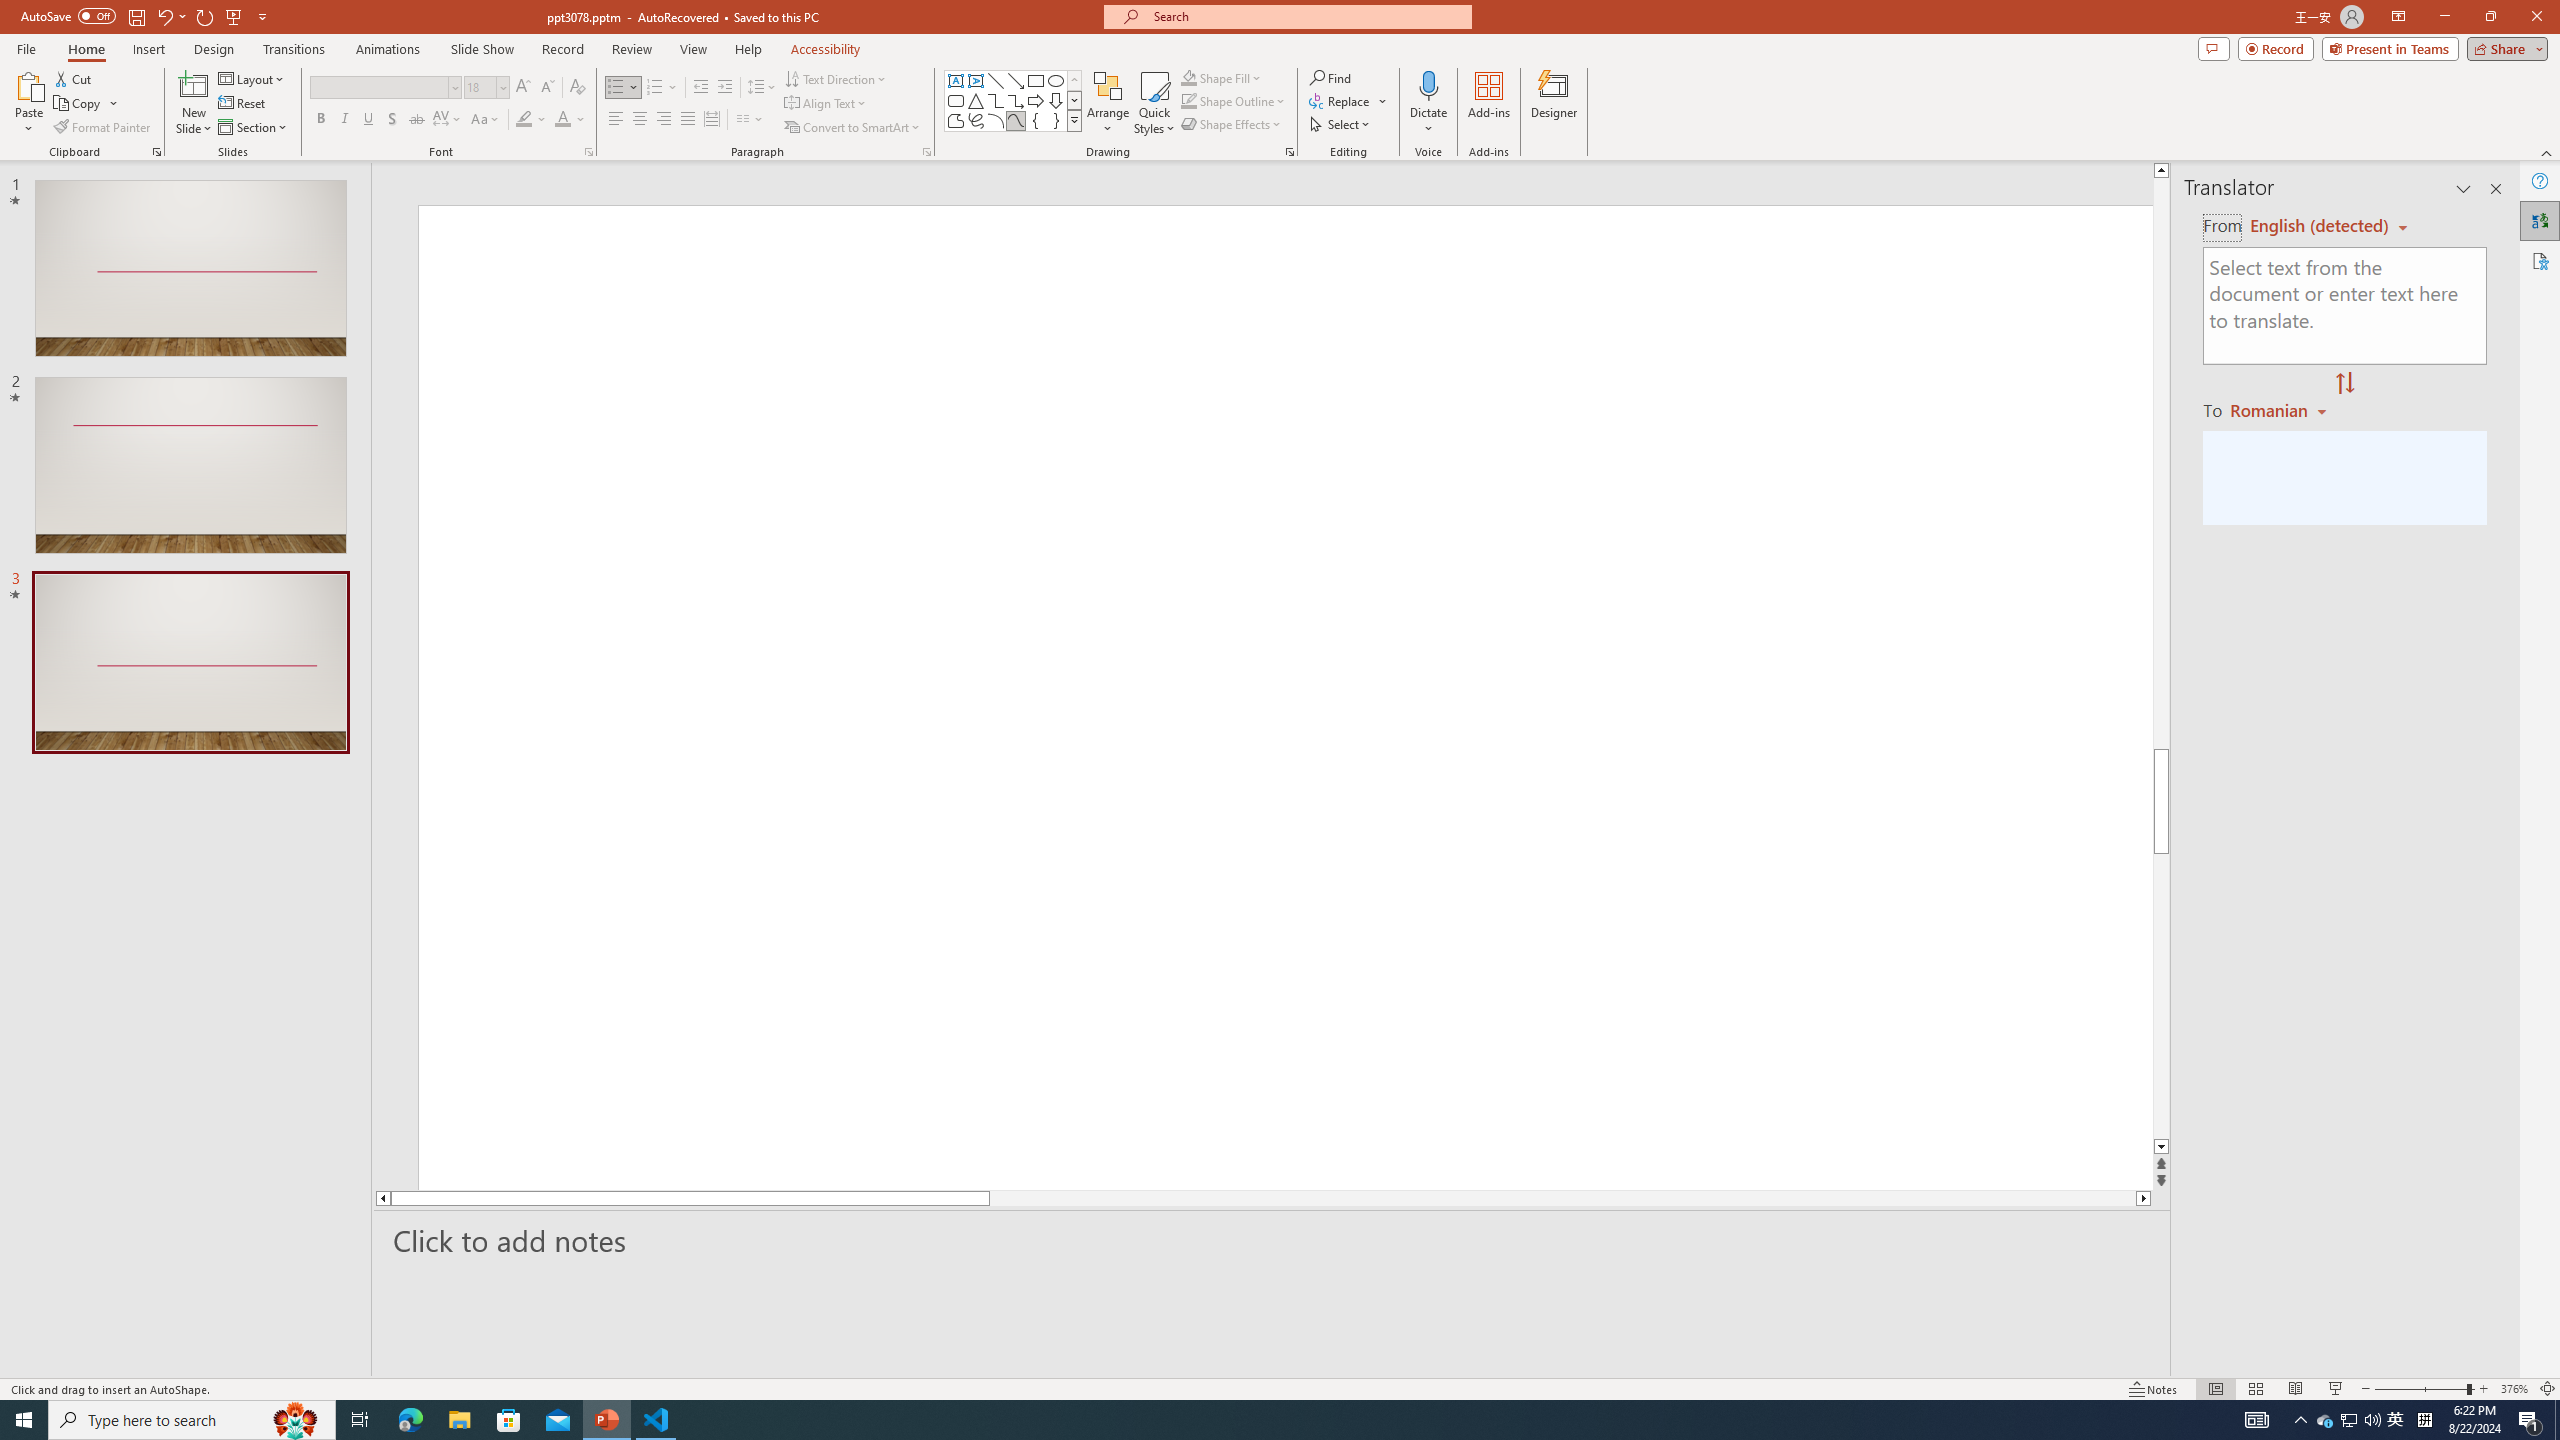 This screenshot has height=1440, width=2560. I want to click on 'Czech (detected)', so click(2319, 225).